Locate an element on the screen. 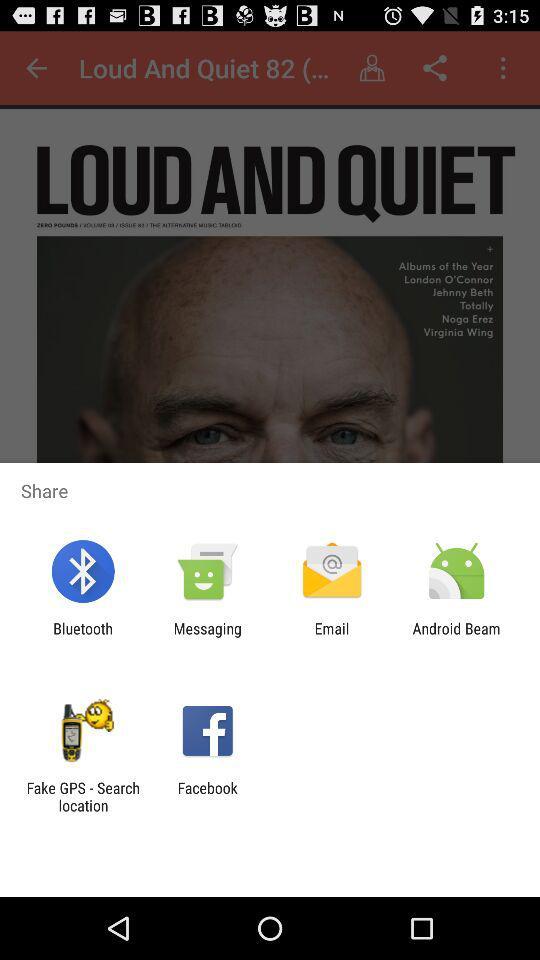 The width and height of the screenshot is (540, 960). the app next to the bluetooth icon is located at coordinates (206, 636).